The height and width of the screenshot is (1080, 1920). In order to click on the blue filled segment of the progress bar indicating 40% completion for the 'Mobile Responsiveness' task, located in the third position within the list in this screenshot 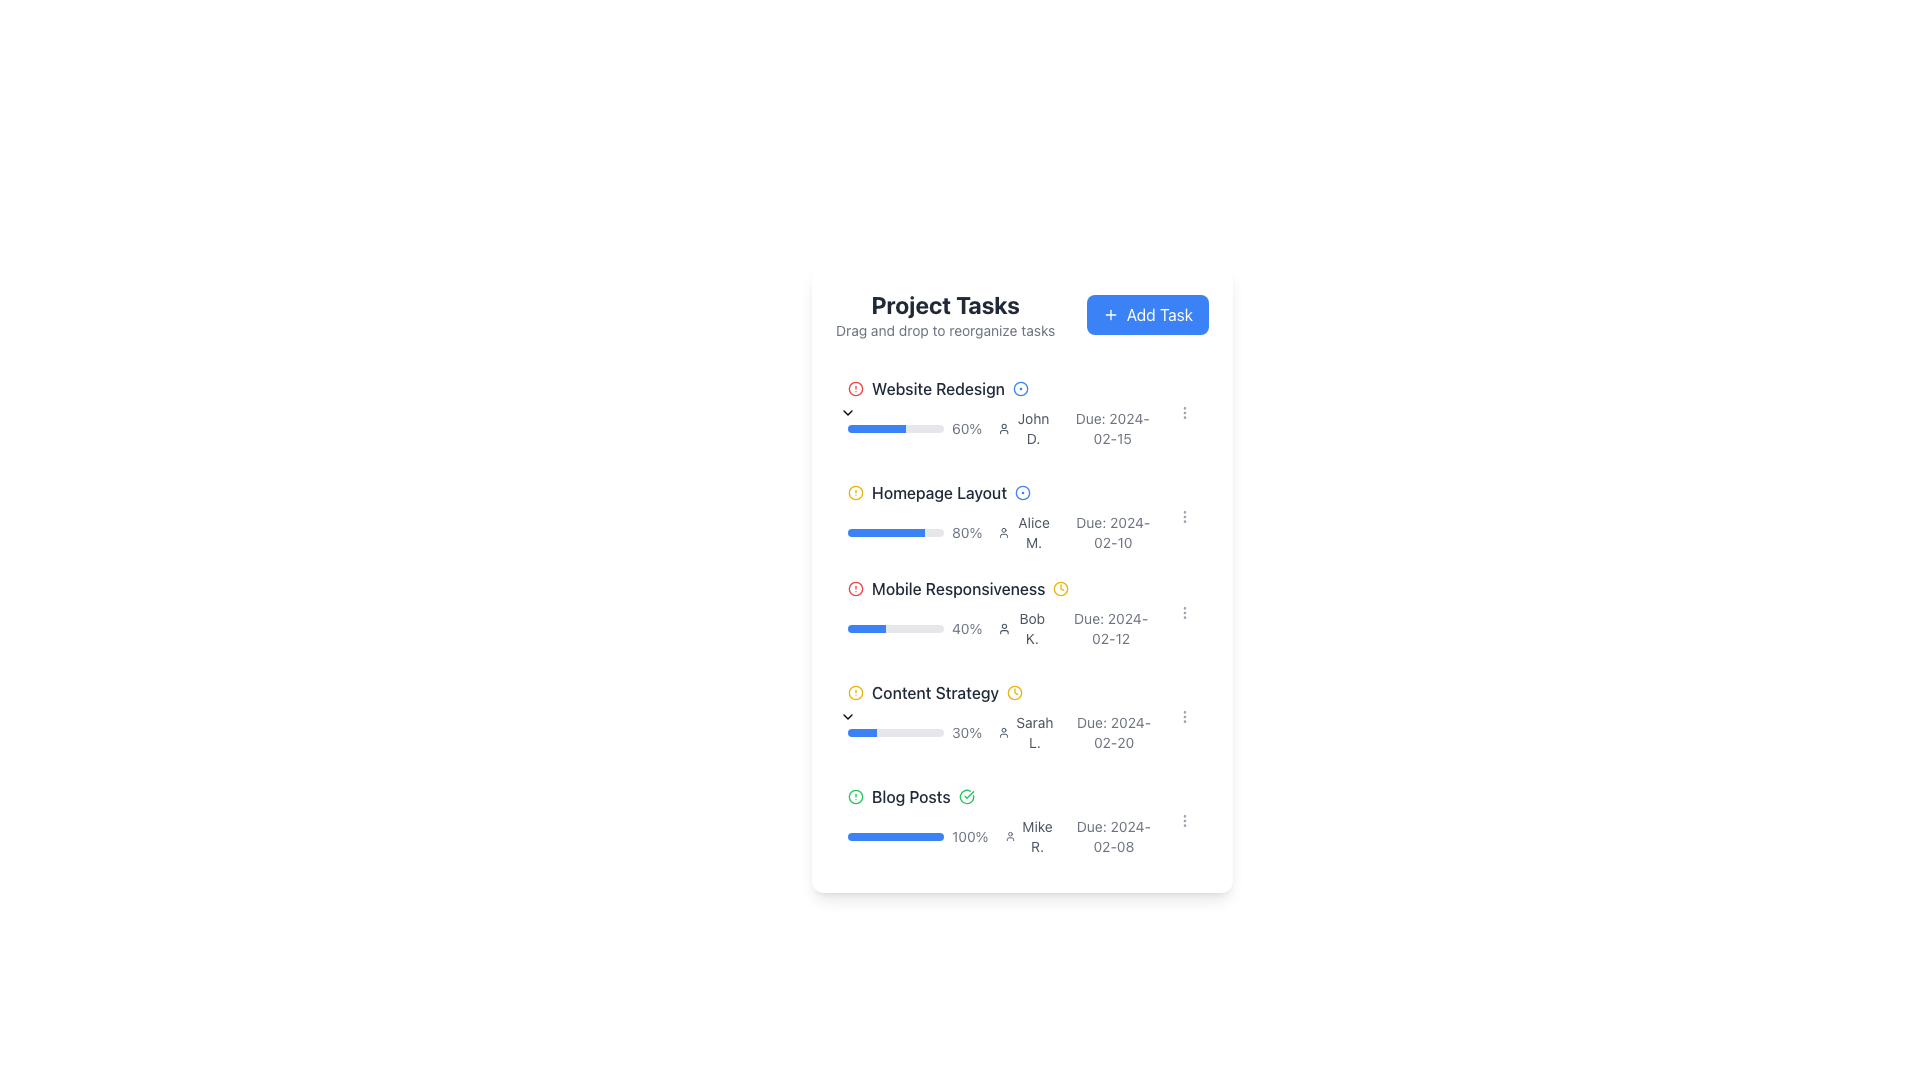, I will do `click(867, 627)`.